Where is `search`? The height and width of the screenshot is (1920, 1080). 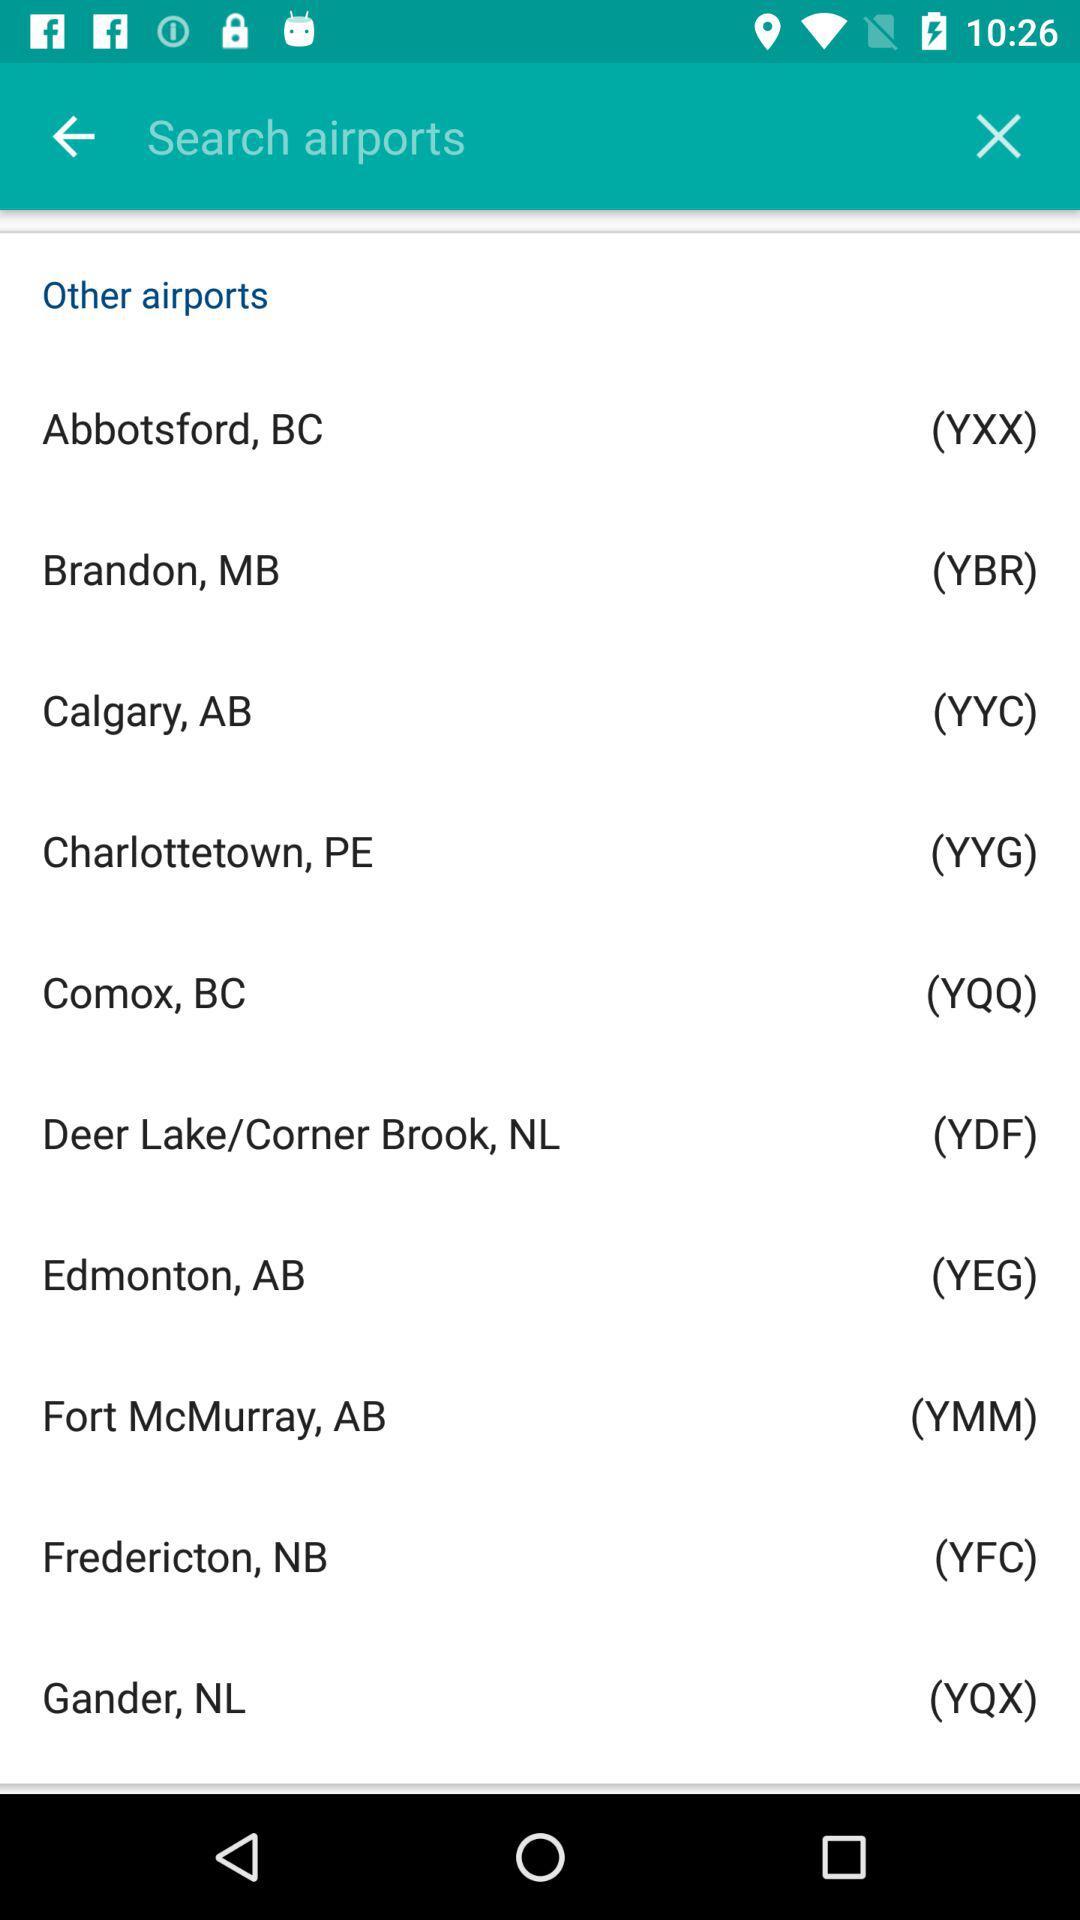
search is located at coordinates (998, 135).